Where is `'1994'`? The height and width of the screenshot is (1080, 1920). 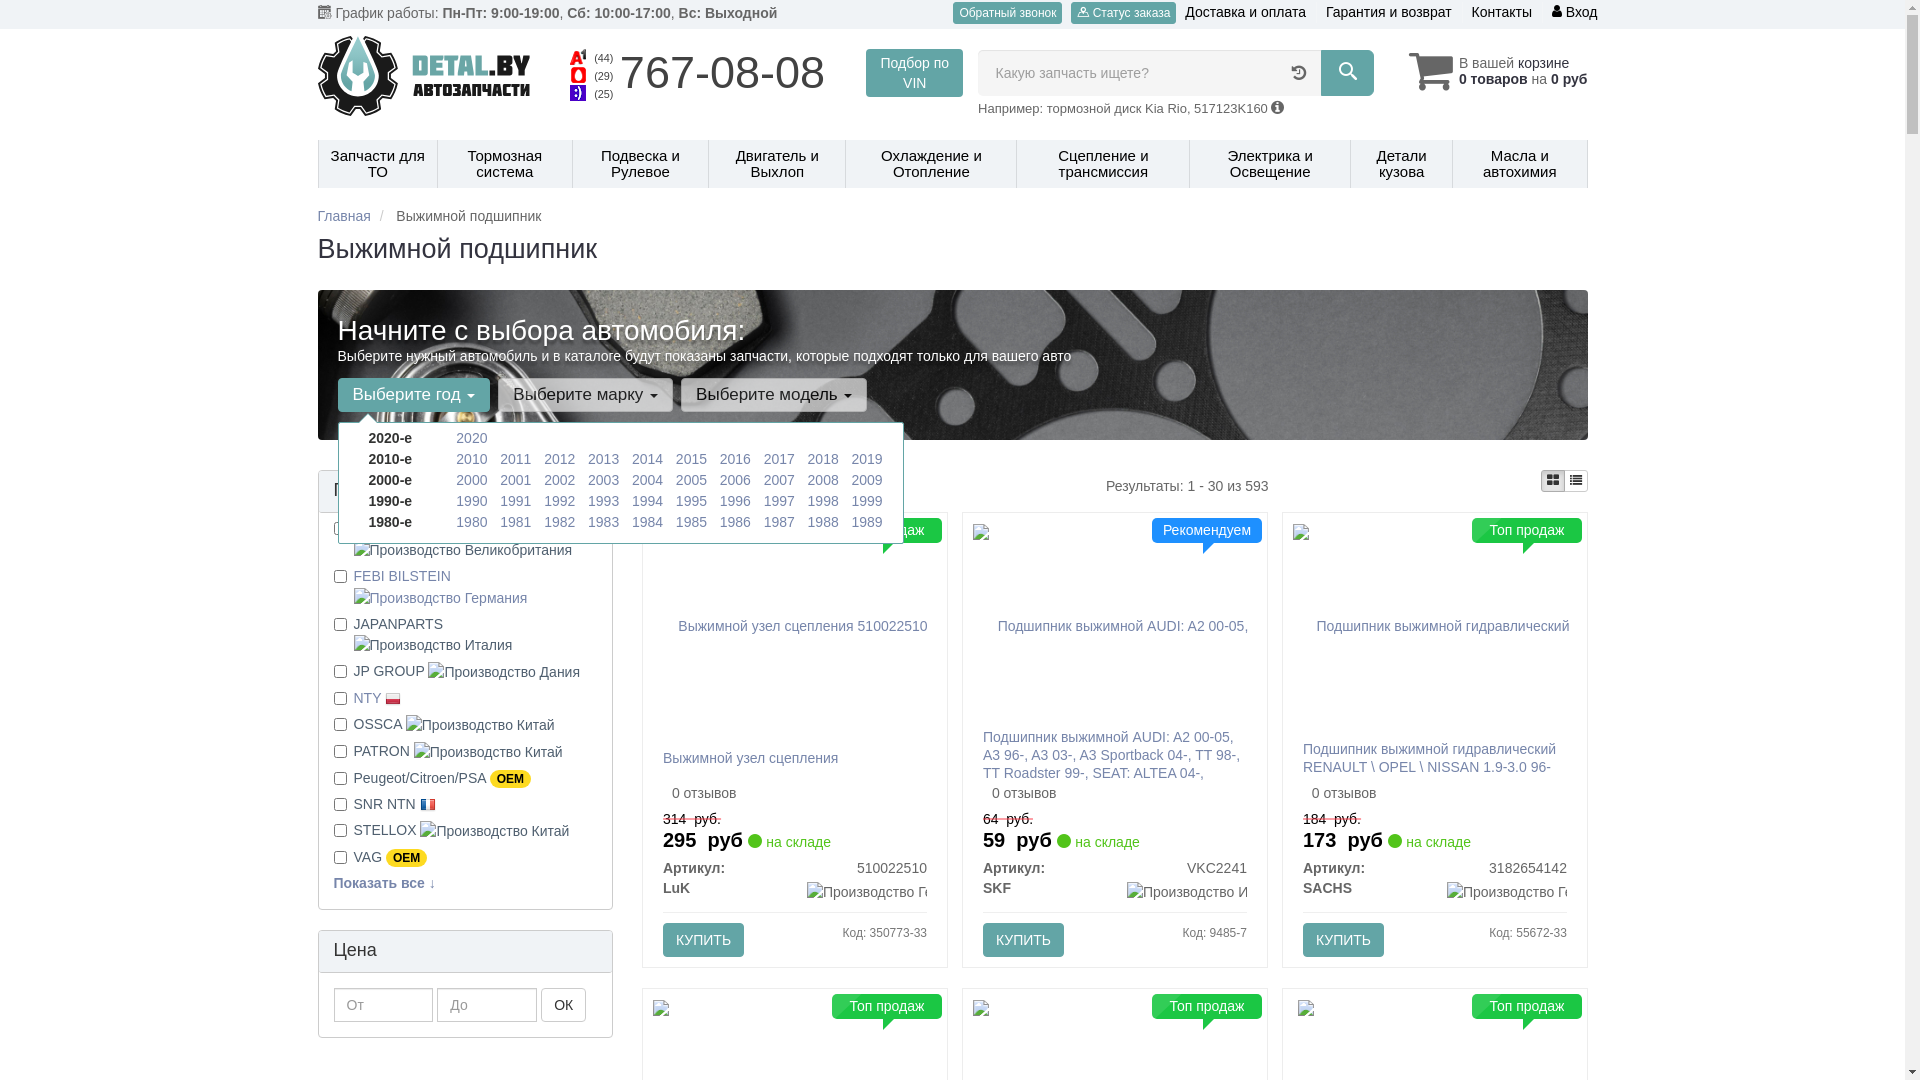 '1994' is located at coordinates (631, 500).